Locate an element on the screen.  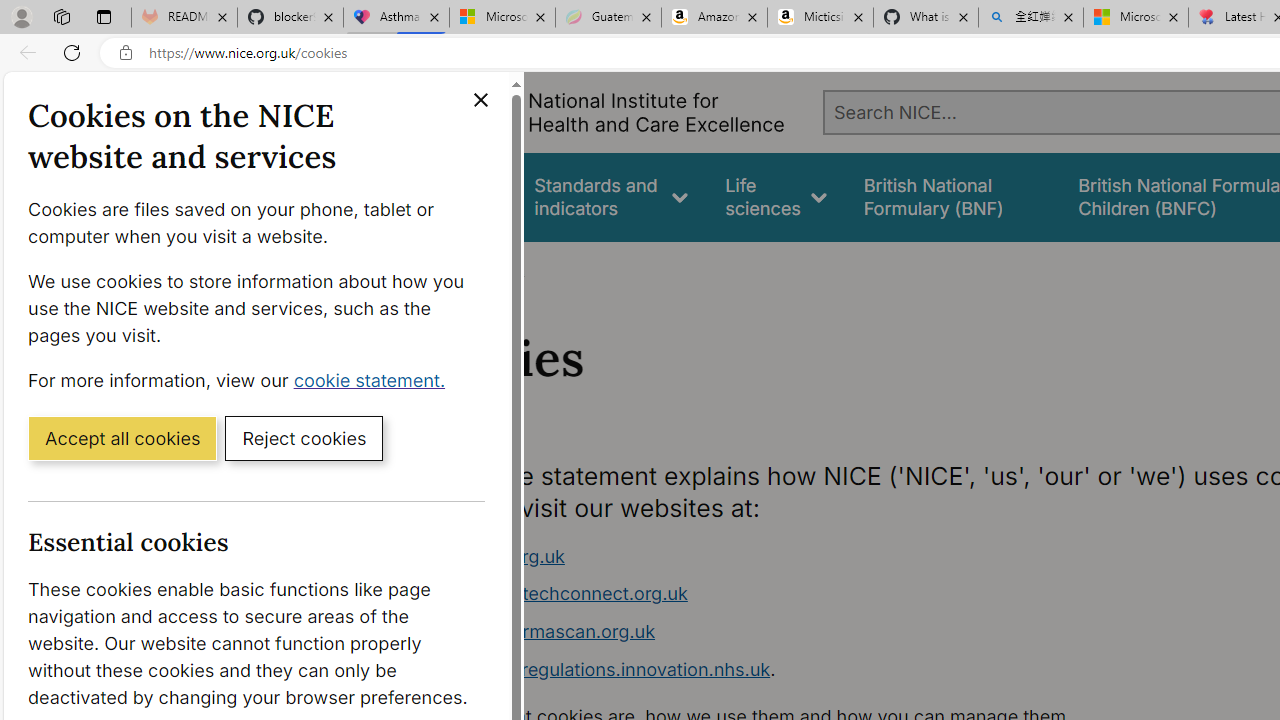
'Microsoft-Report a Concern to Bing' is located at coordinates (503, 17).